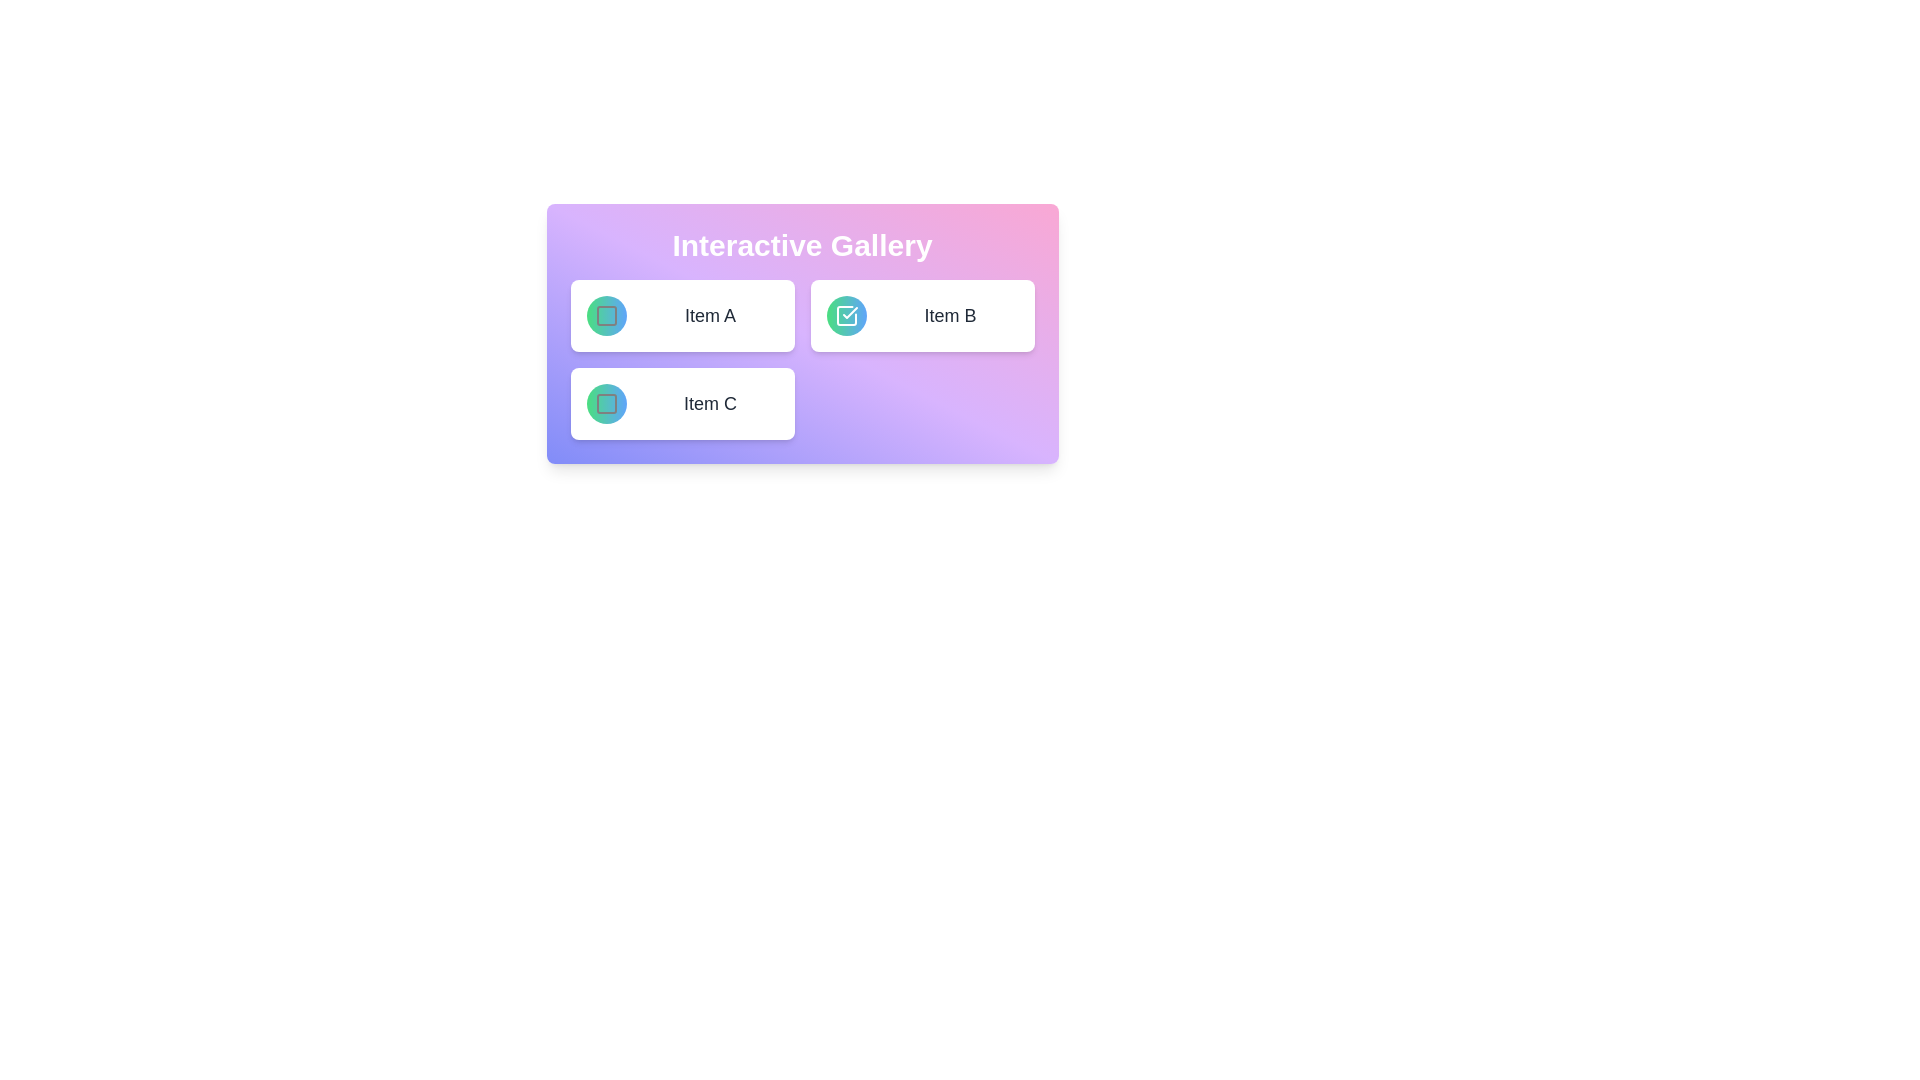 The width and height of the screenshot is (1920, 1080). Describe the element at coordinates (849, 312) in the screenshot. I see `the check-shaped decorative icon representing a completed status for 'Item B' in the second row of the 'Interactive Gallery' section` at that location.